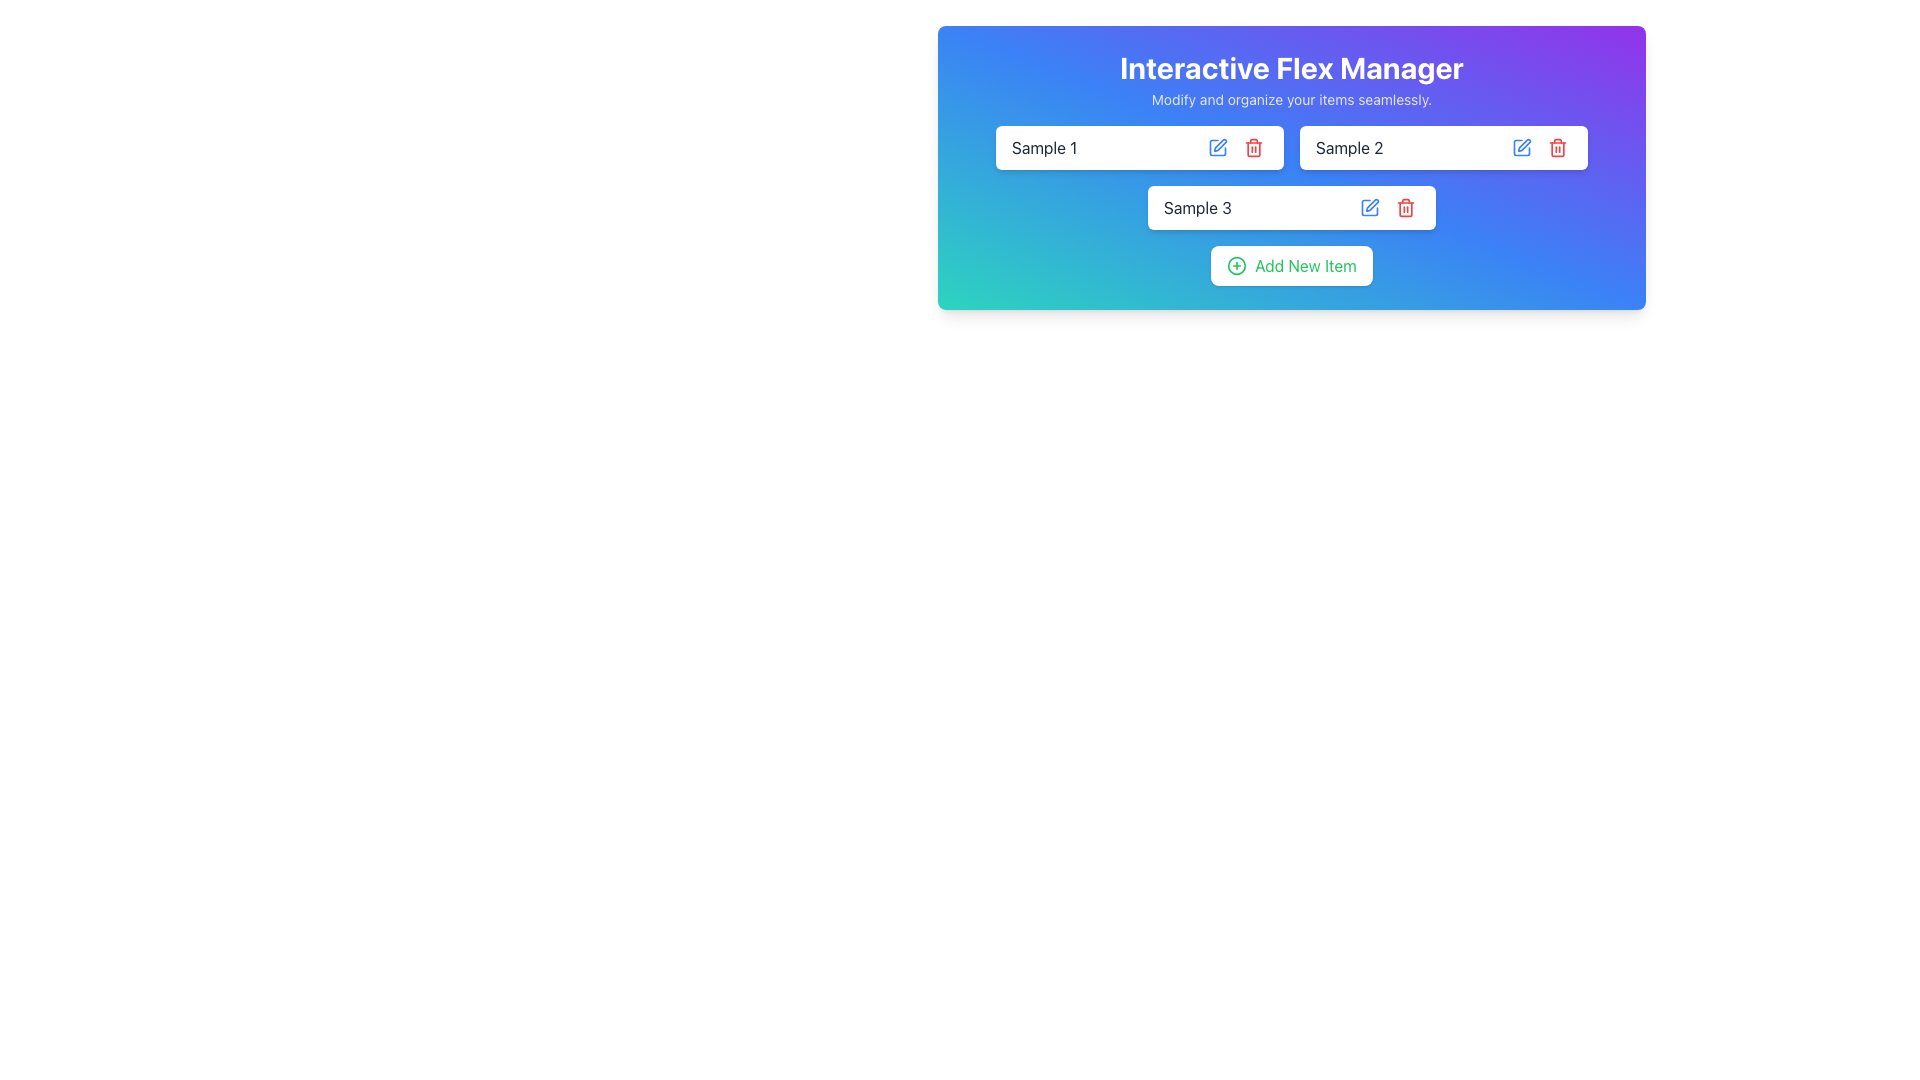  What do you see at coordinates (1405, 208) in the screenshot?
I see `the red trash icon button located to the right of the 'Sample 3' text field to initiate the deletion process` at bounding box center [1405, 208].